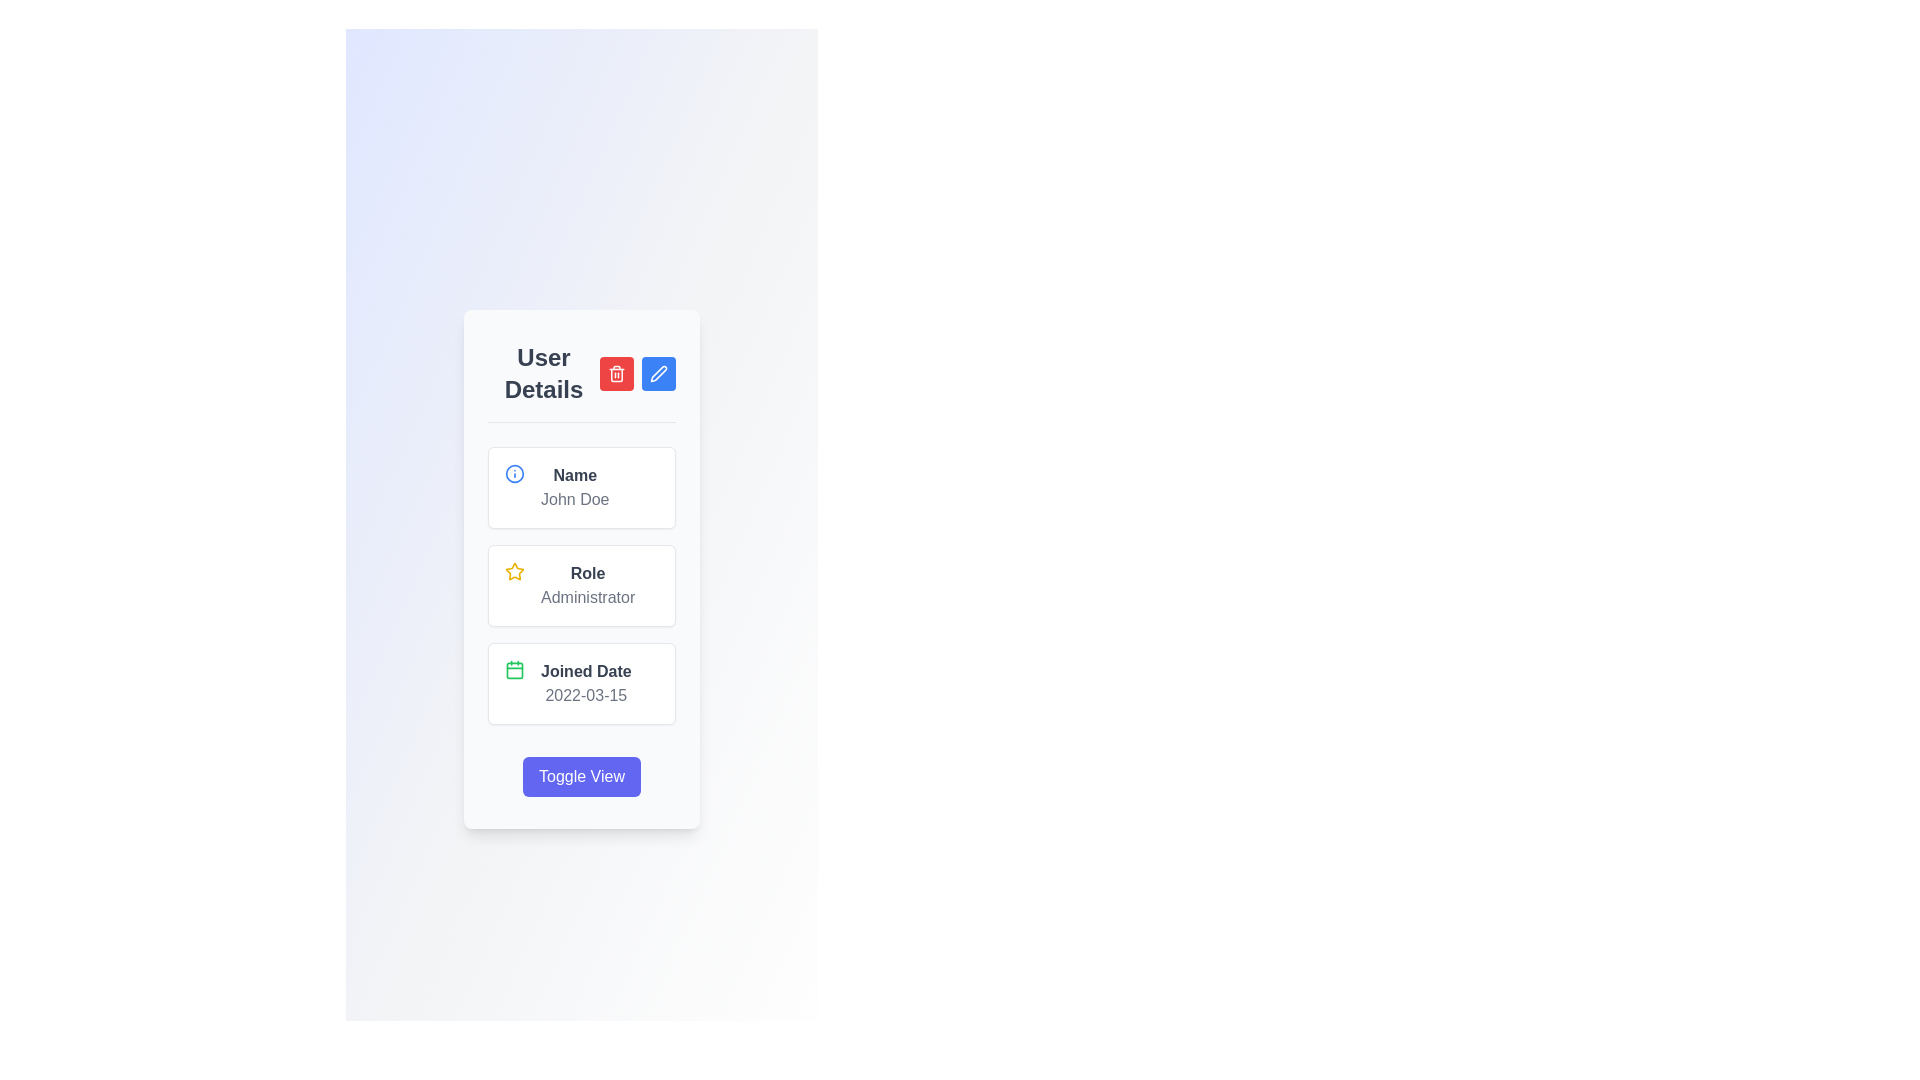 The image size is (1920, 1080). What do you see at coordinates (580, 569) in the screenshot?
I see `the input fields within the 'User Details' card` at bounding box center [580, 569].